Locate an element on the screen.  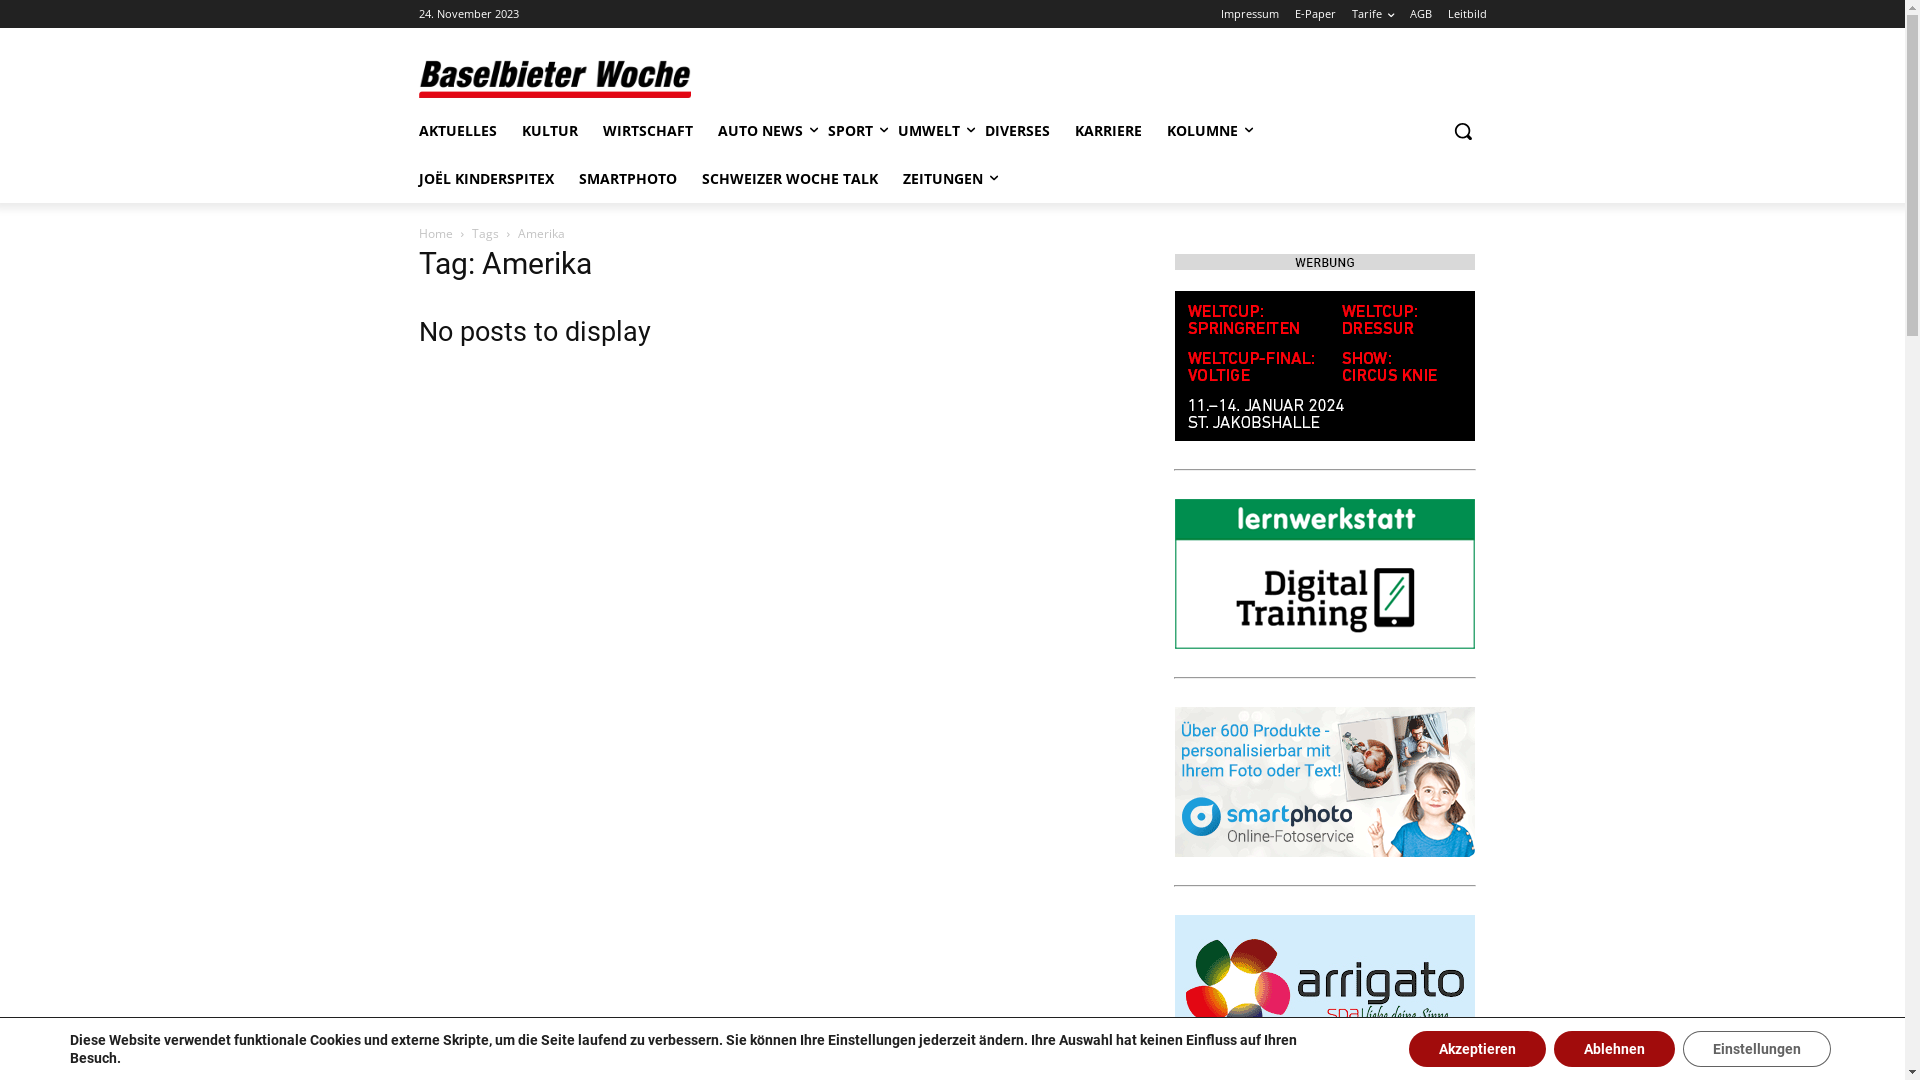
'Einstellungen' is located at coordinates (1755, 1048).